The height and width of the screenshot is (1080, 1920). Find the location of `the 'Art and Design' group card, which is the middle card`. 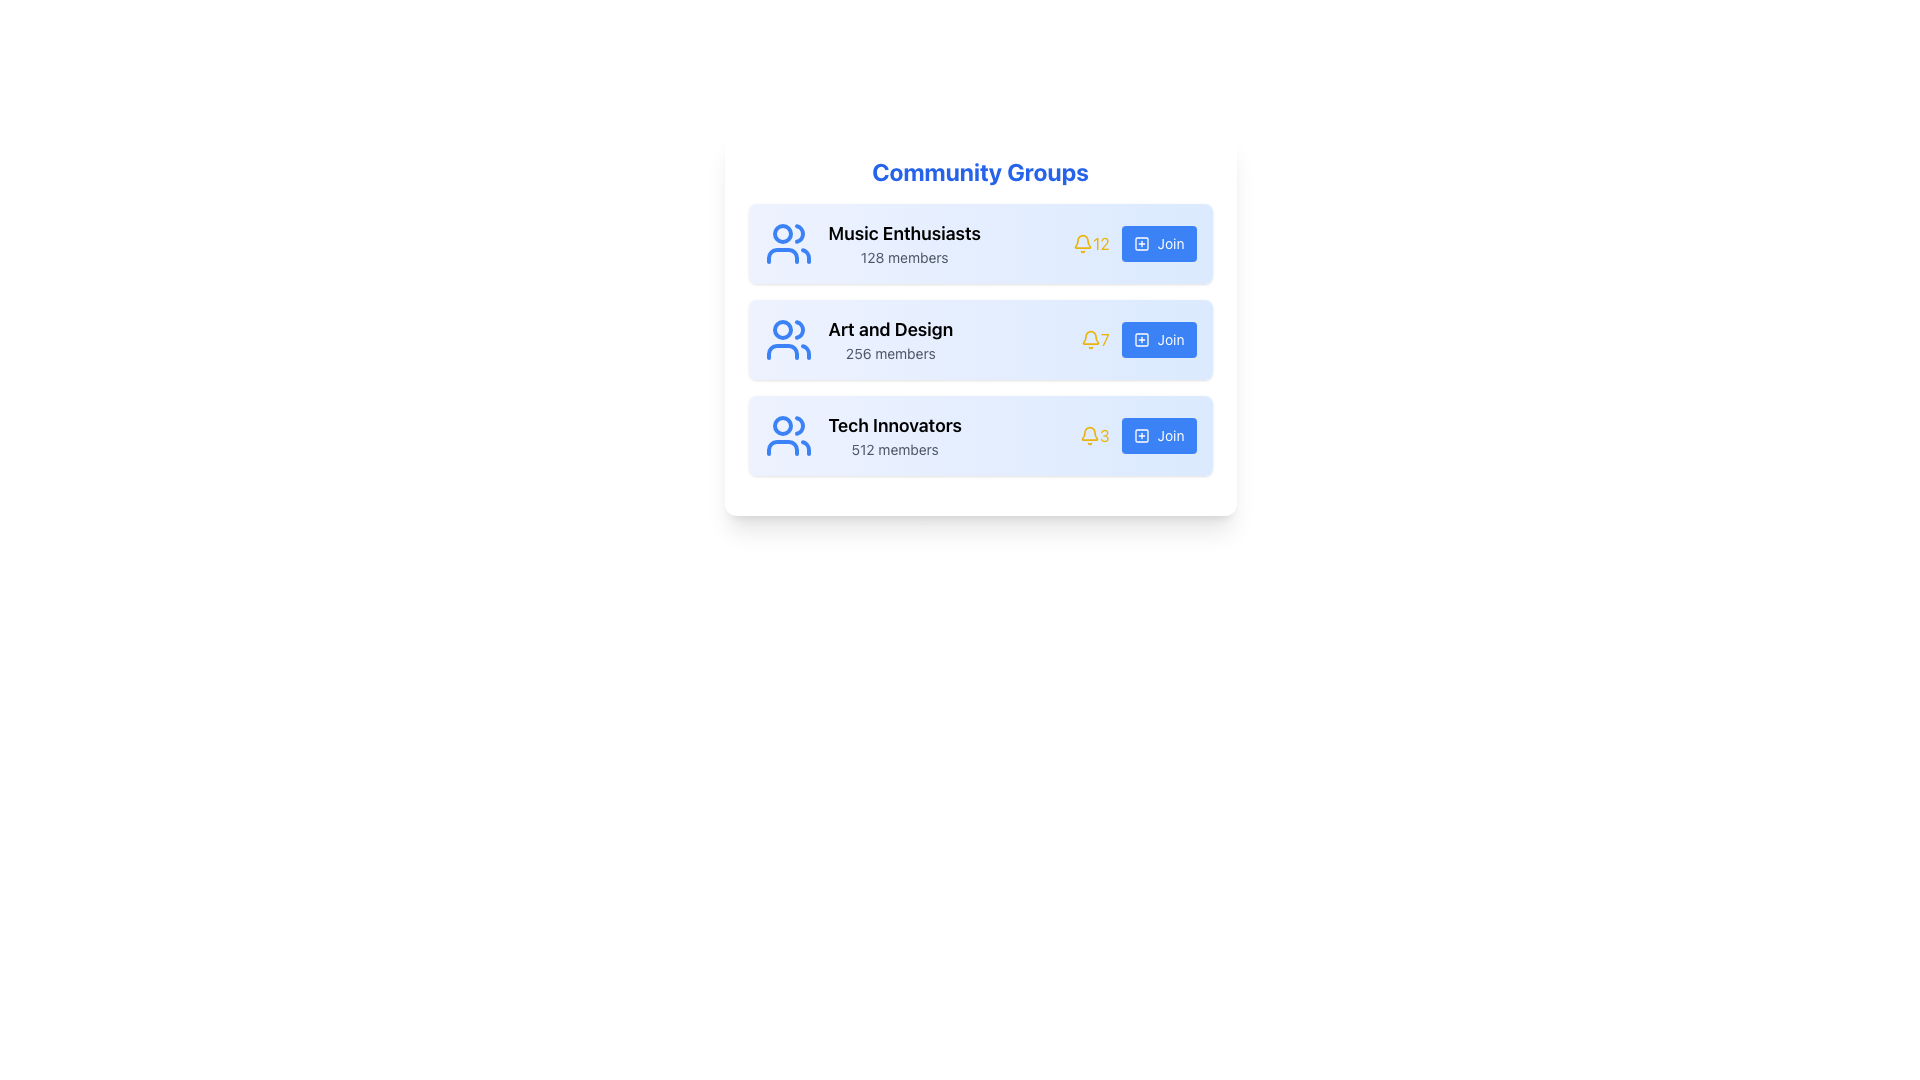

the 'Art and Design' group card, which is the middle card is located at coordinates (980, 338).